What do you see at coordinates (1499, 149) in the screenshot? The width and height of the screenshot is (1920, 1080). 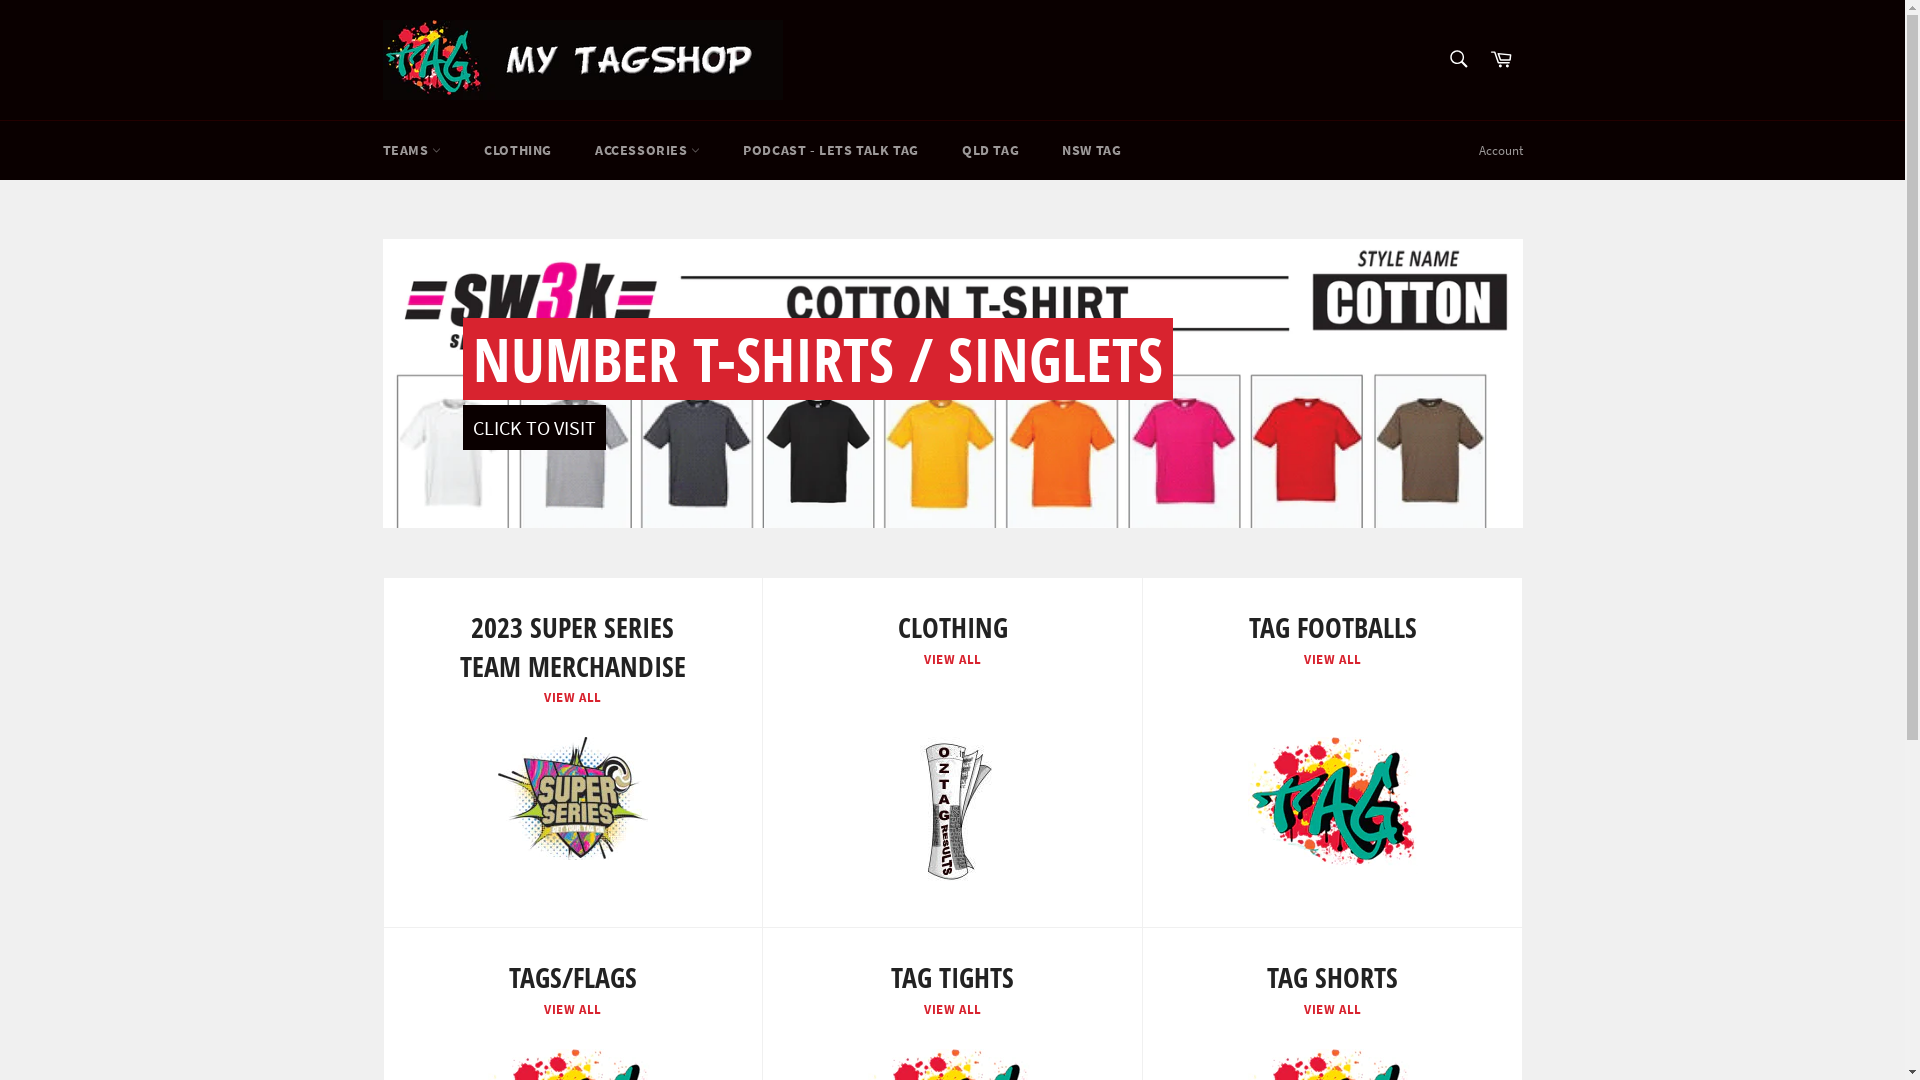 I see `'Account'` at bounding box center [1499, 149].